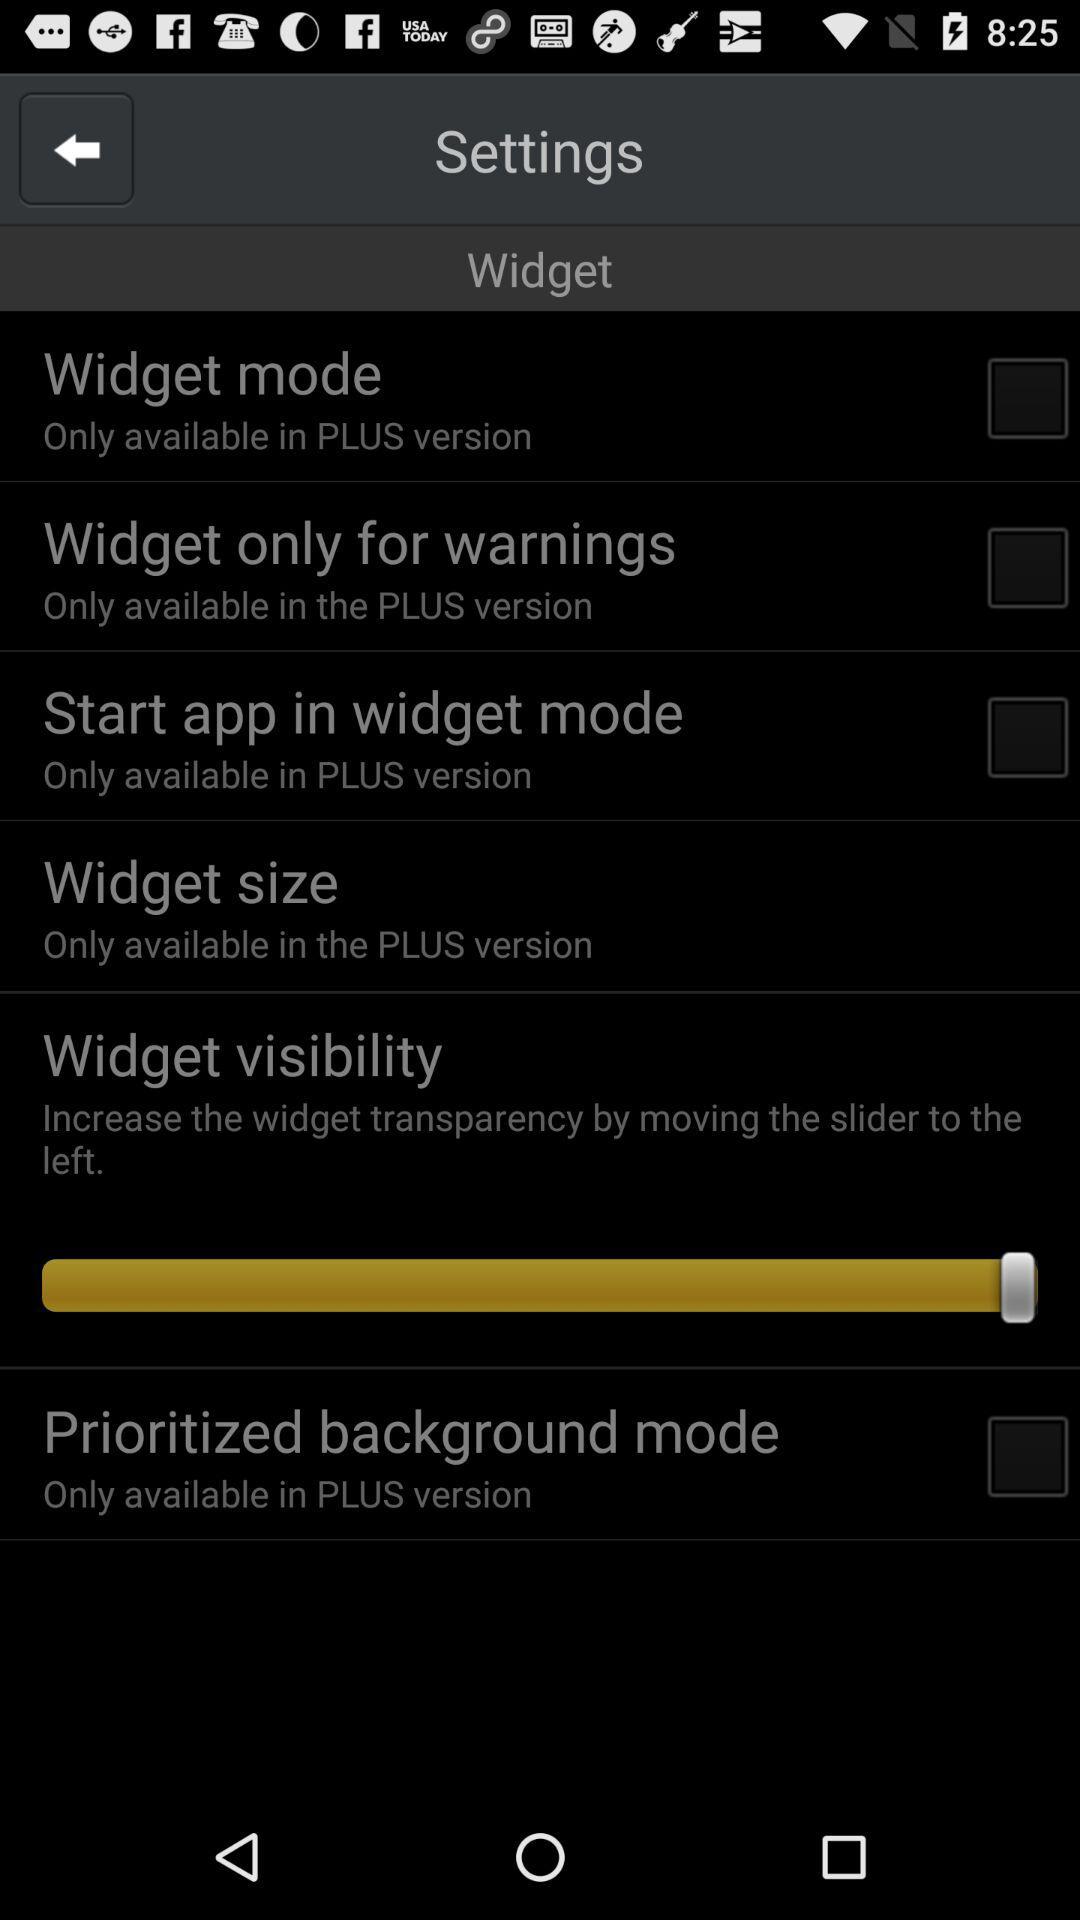 This screenshot has height=1920, width=1080. Describe the element at coordinates (540, 992) in the screenshot. I see `the icon below only available in` at that location.